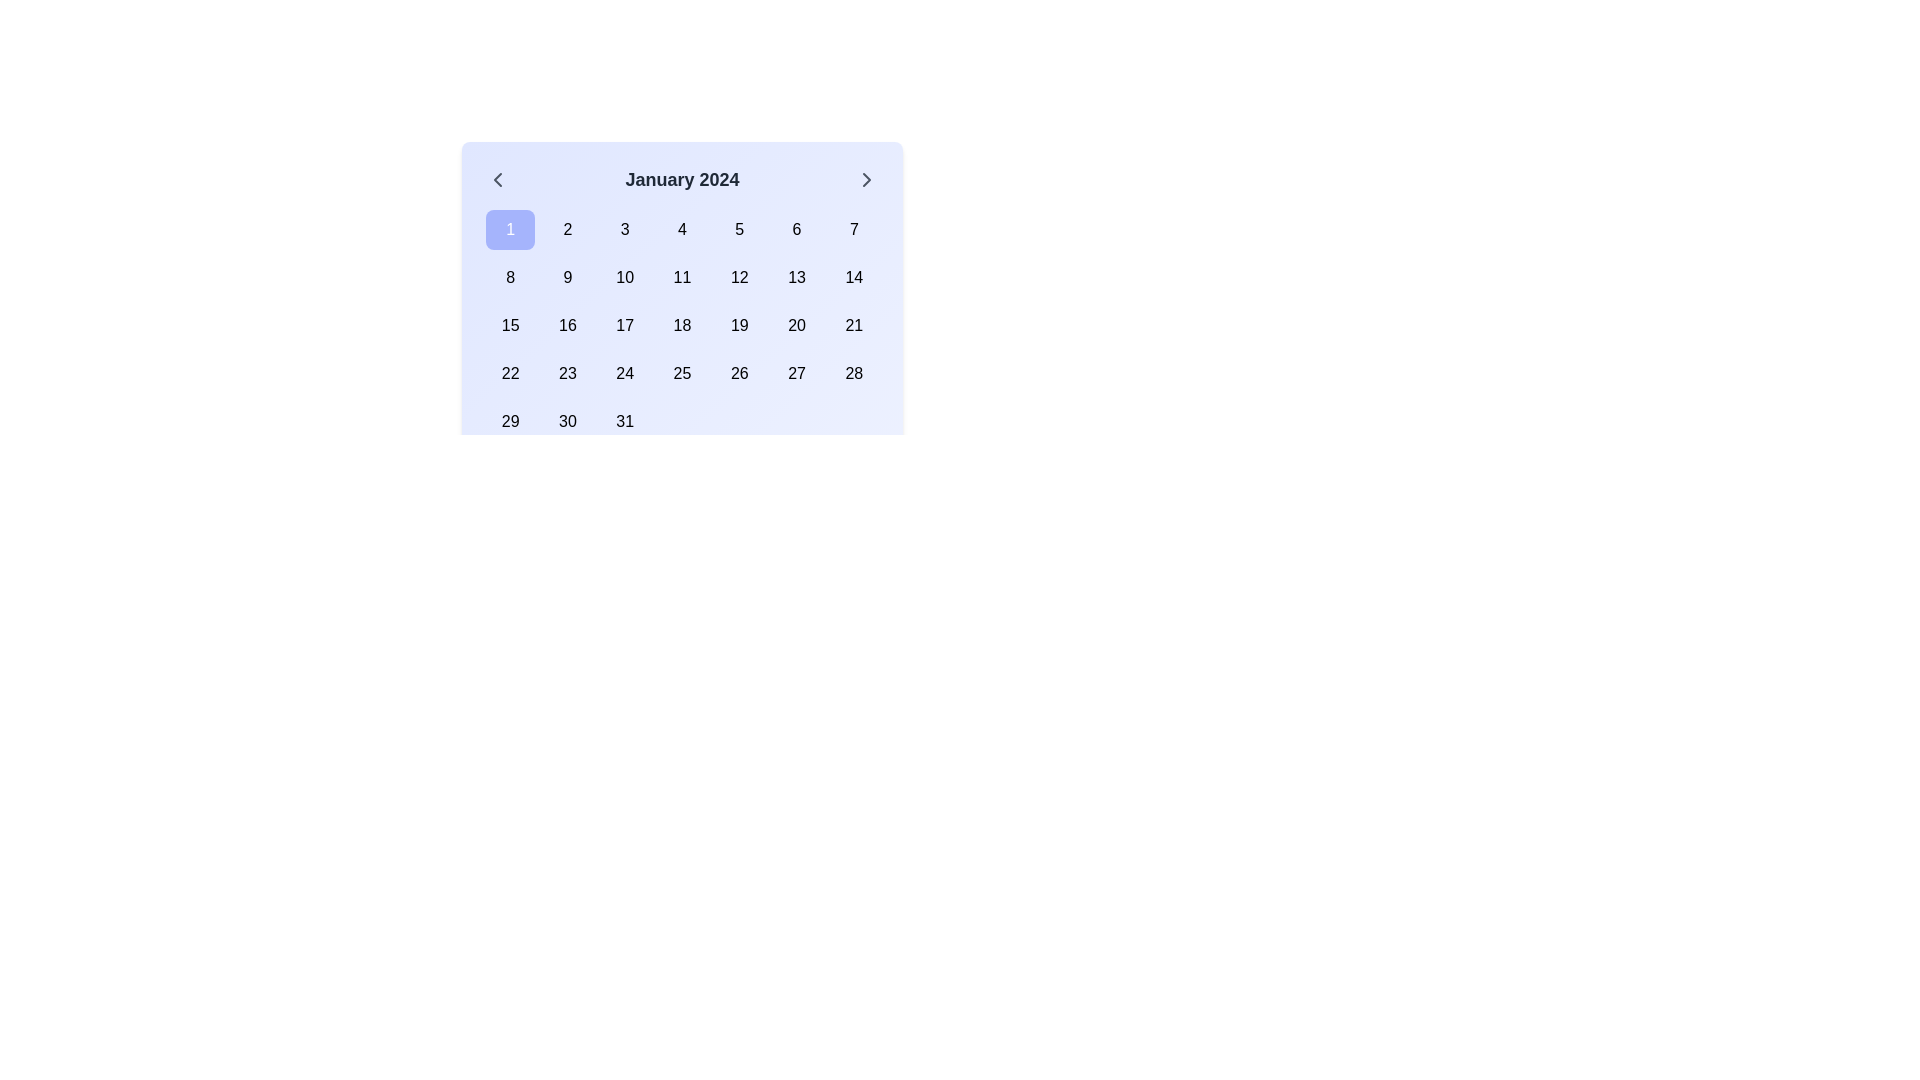  Describe the element at coordinates (566, 374) in the screenshot. I see `the button displaying the number '23' in the calendar grid` at that location.